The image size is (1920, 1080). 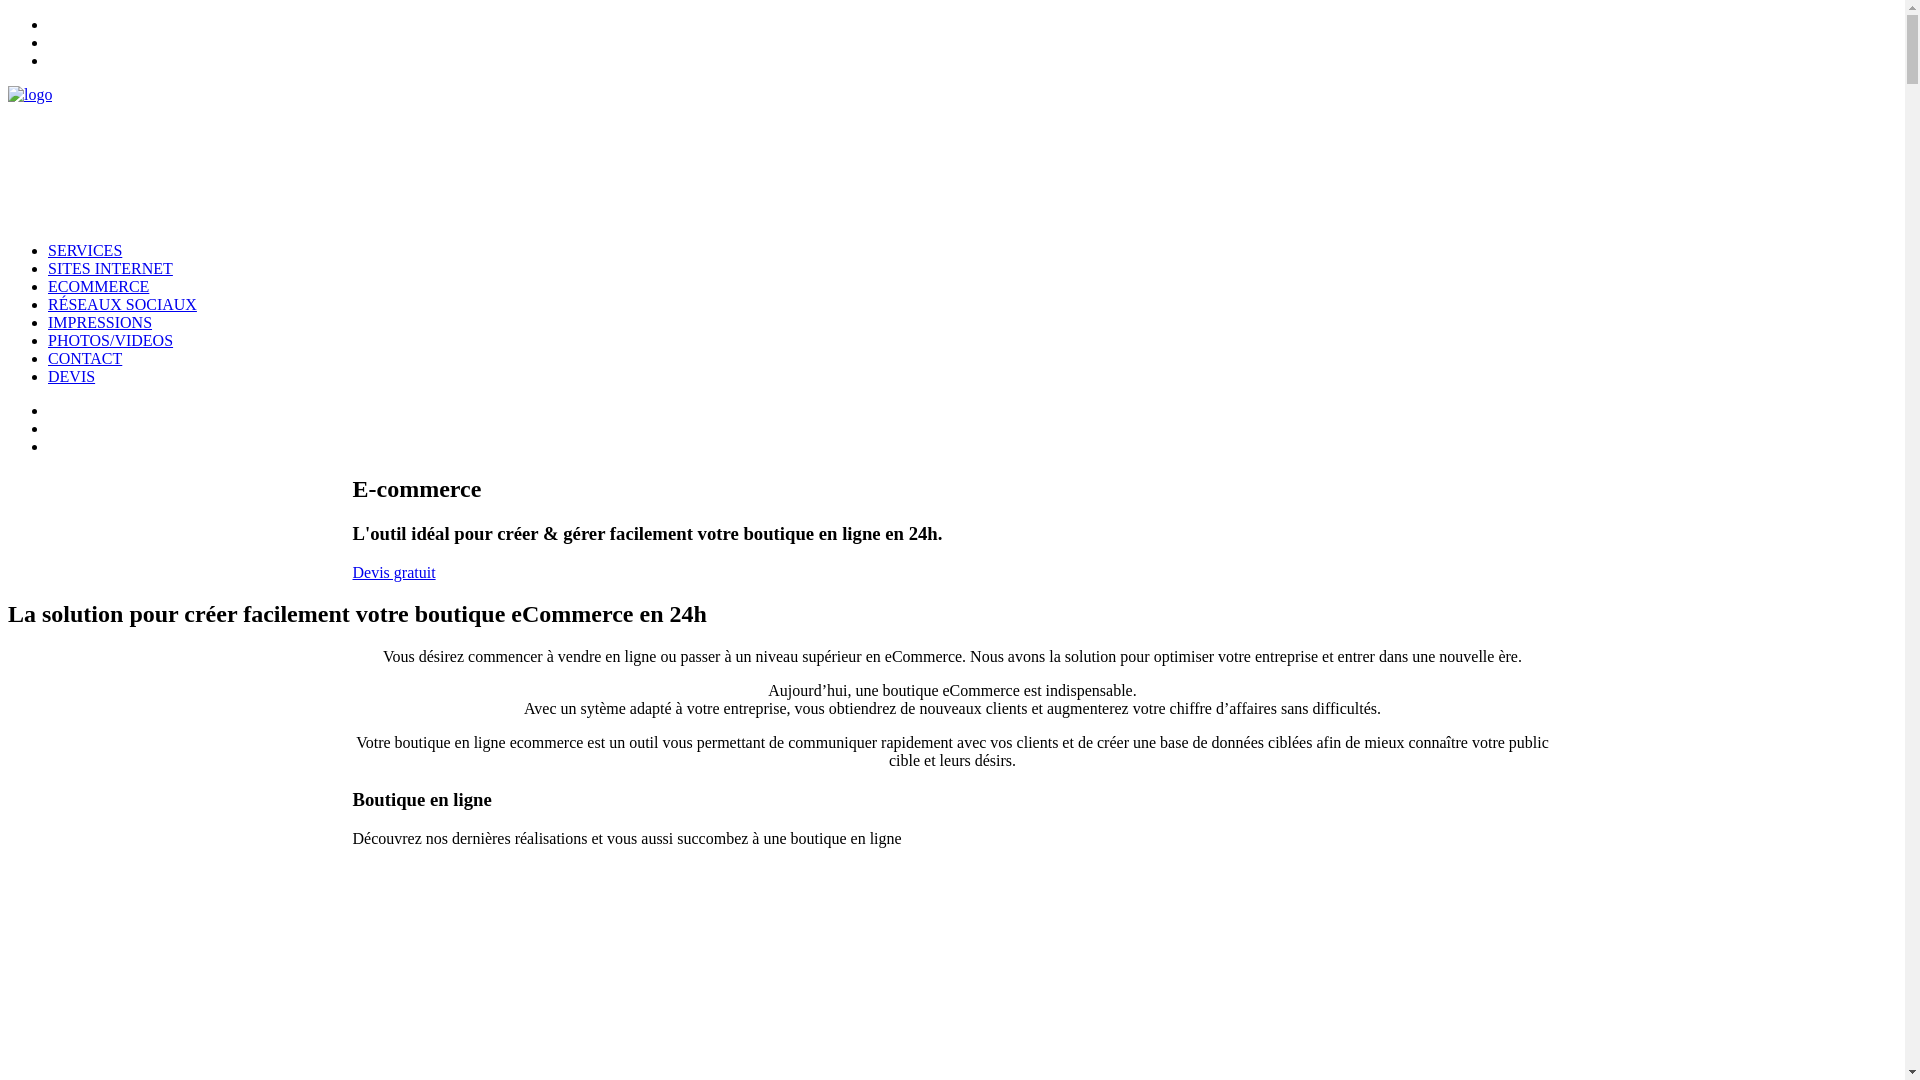 What do you see at coordinates (109, 339) in the screenshot?
I see `'PHOTOS/VIDEOS'` at bounding box center [109, 339].